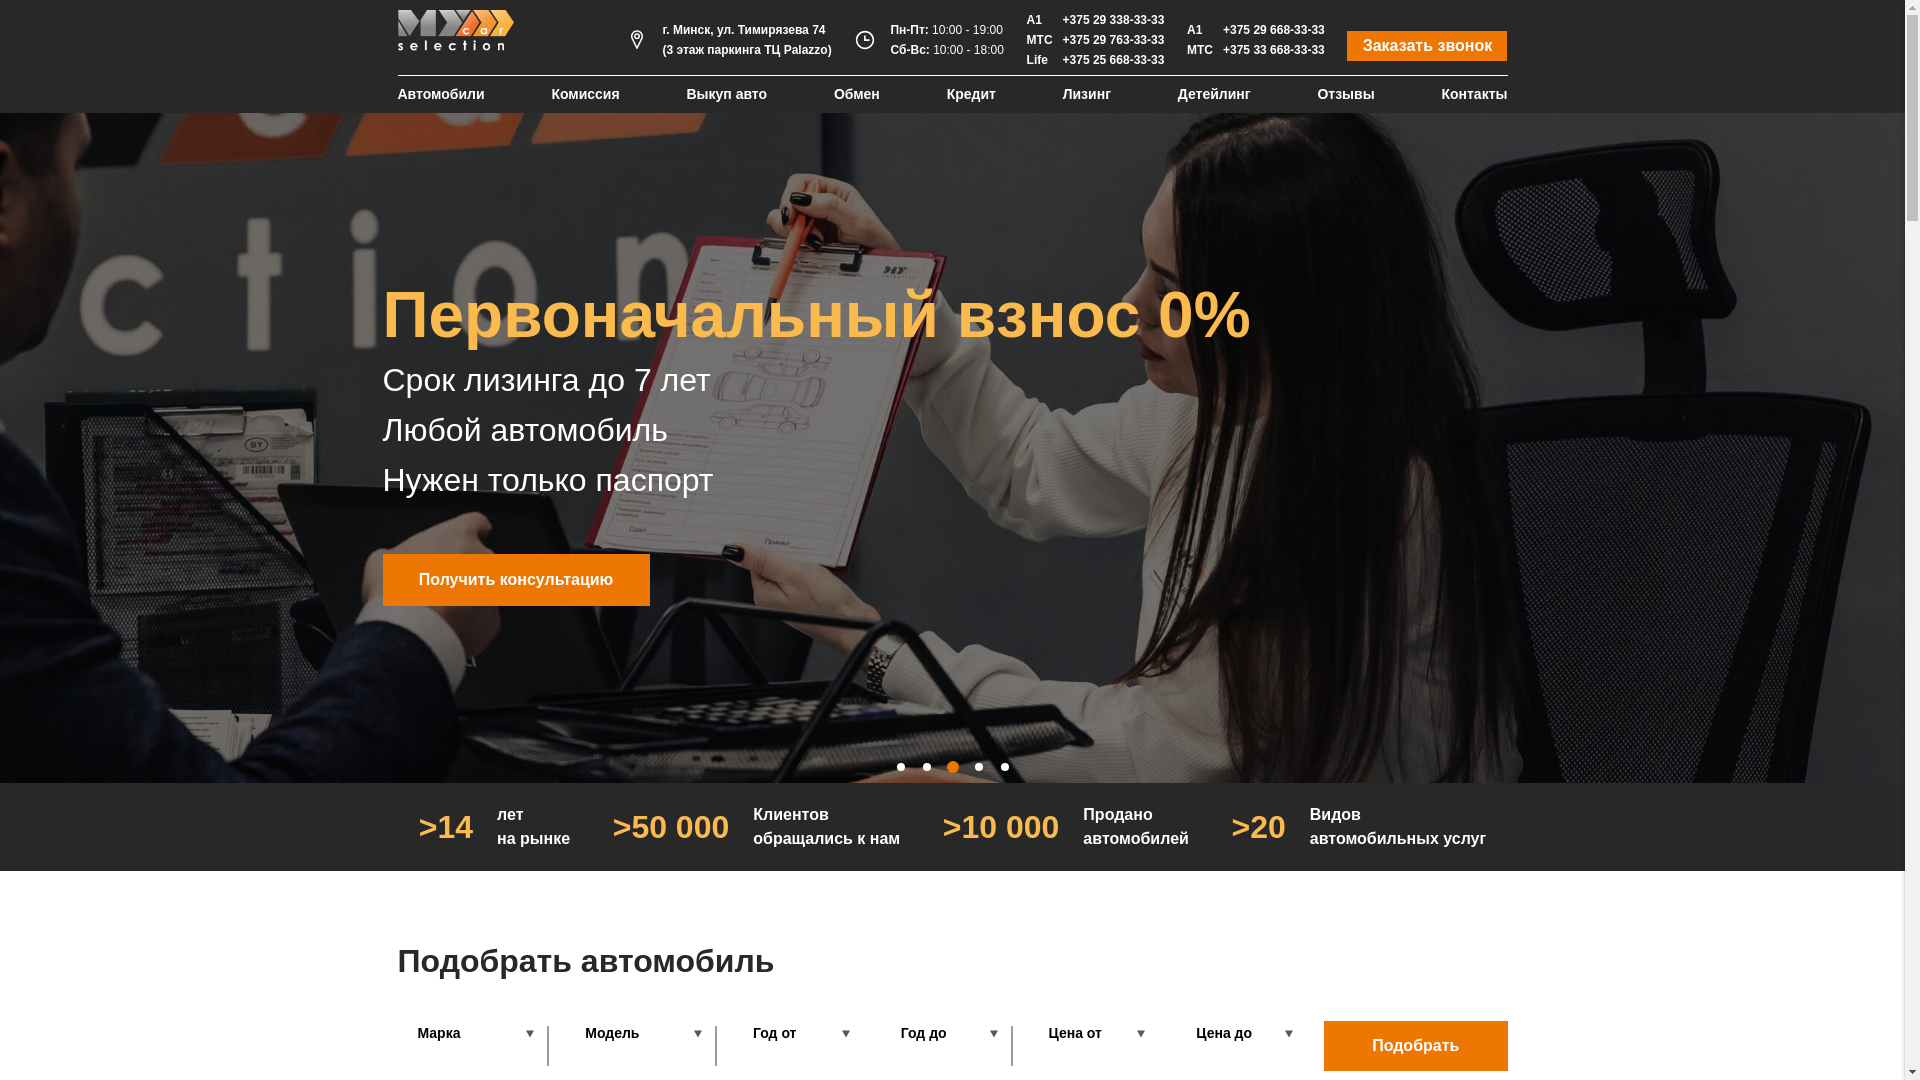 Image resolution: width=1920 pixels, height=1080 pixels. What do you see at coordinates (1272, 30) in the screenshot?
I see `'+375 29 668-33-33'` at bounding box center [1272, 30].